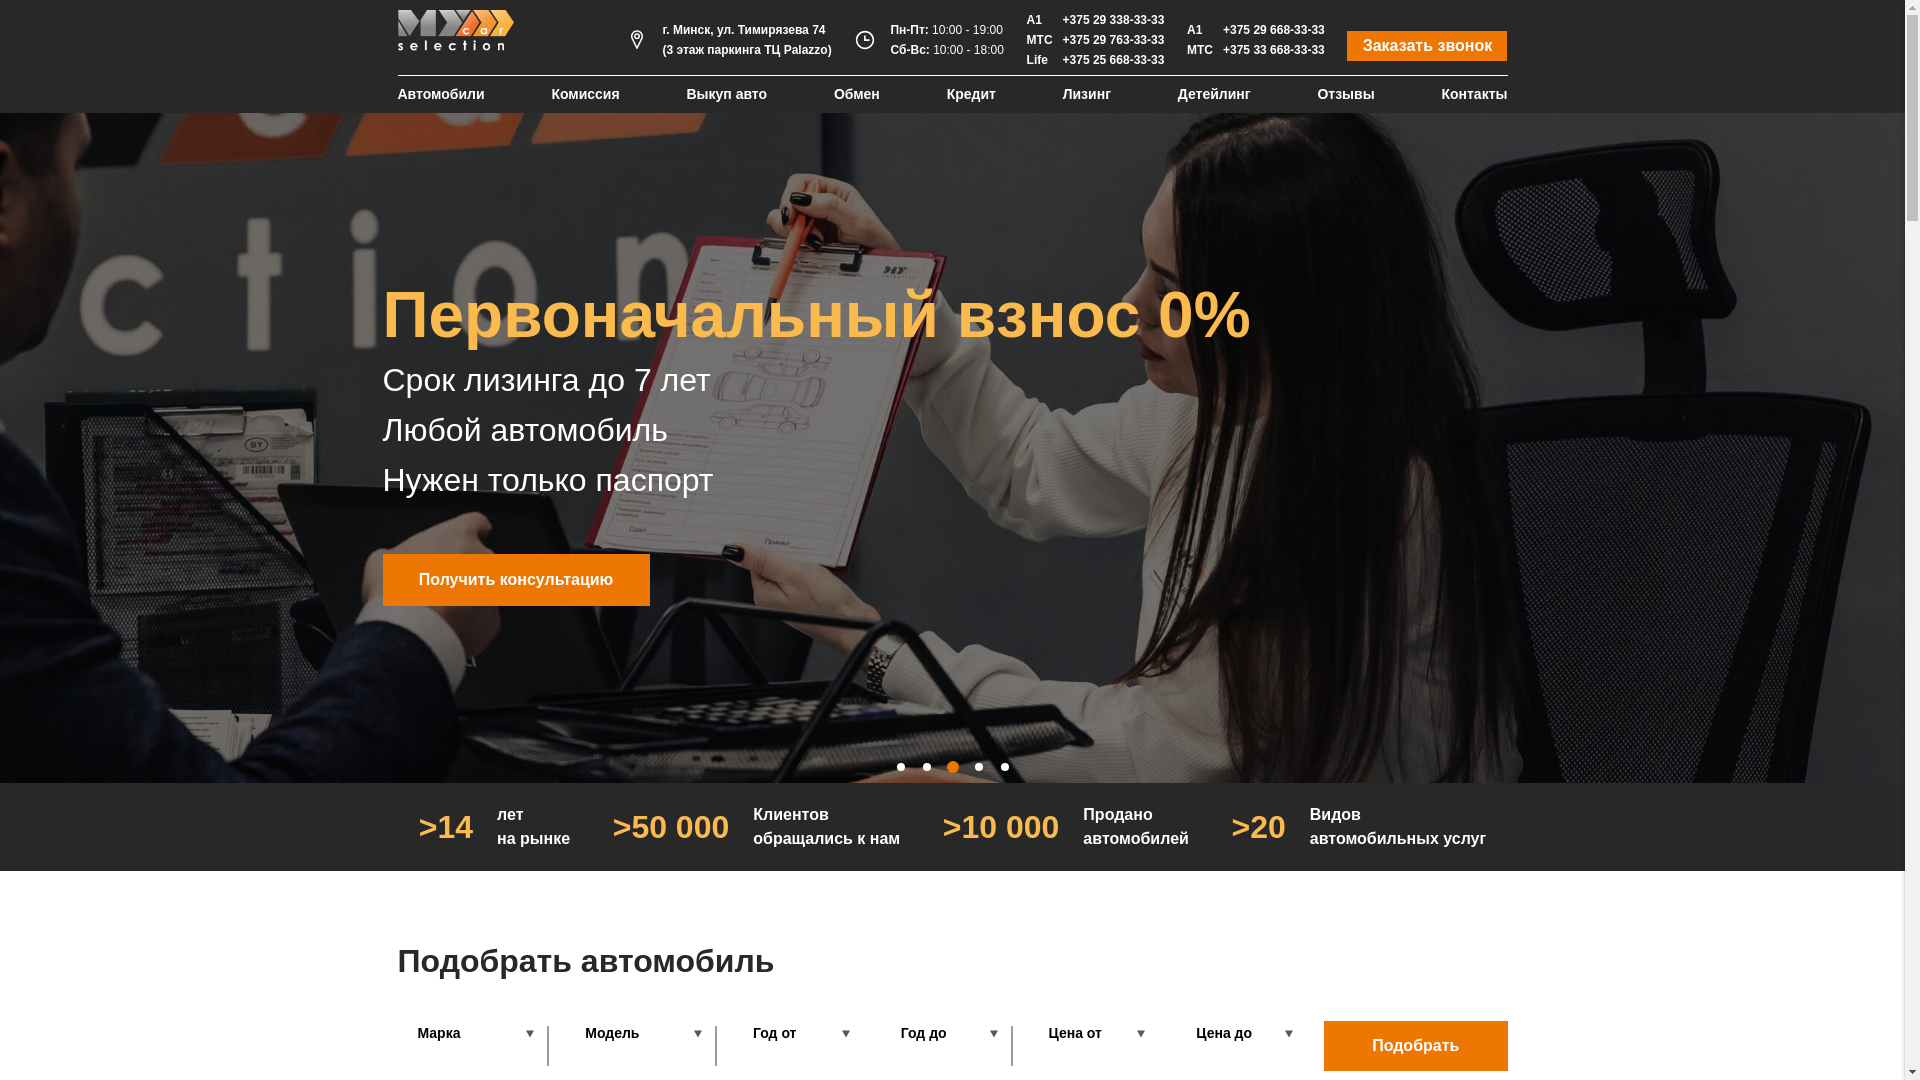 Image resolution: width=1920 pixels, height=1080 pixels. What do you see at coordinates (1272, 30) in the screenshot?
I see `'+375 29 668-33-33'` at bounding box center [1272, 30].